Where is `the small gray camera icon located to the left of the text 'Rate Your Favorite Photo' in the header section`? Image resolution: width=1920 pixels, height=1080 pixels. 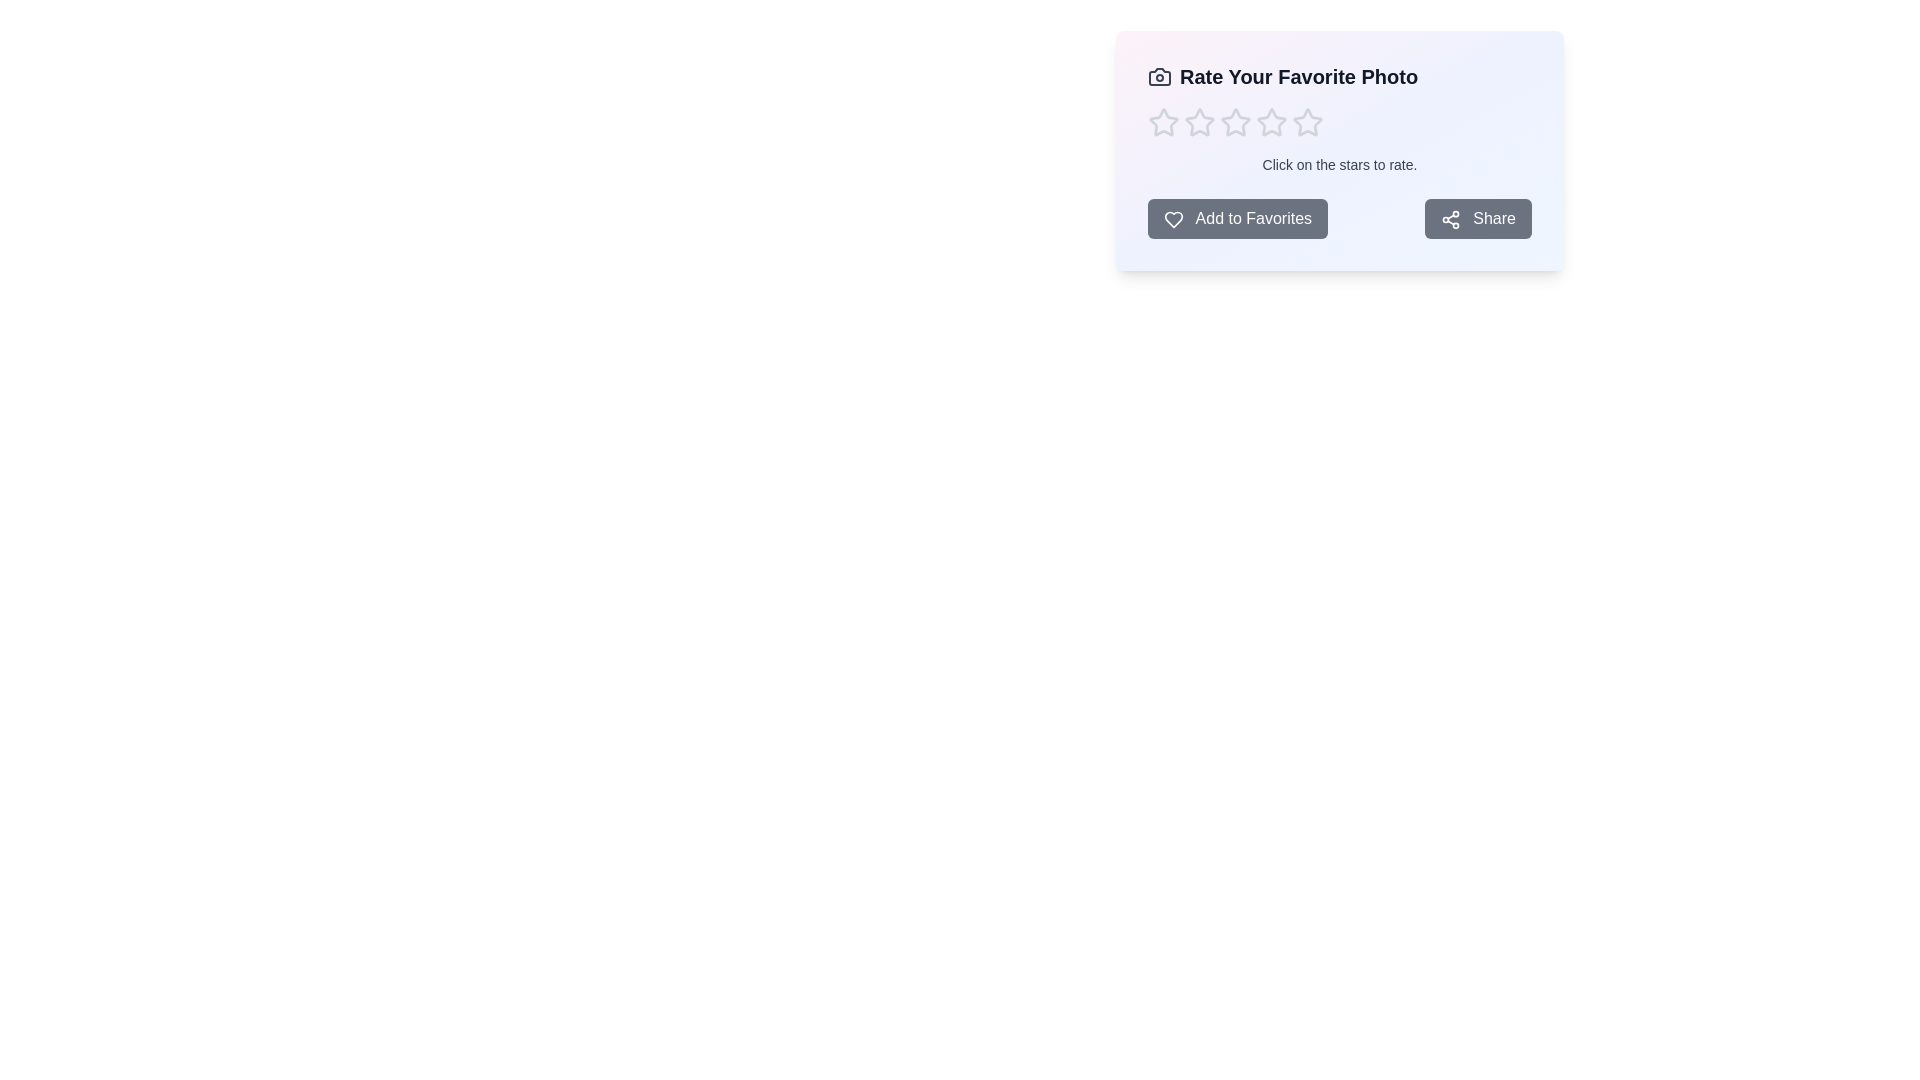
the small gray camera icon located to the left of the text 'Rate Your Favorite Photo' in the header section is located at coordinates (1160, 76).